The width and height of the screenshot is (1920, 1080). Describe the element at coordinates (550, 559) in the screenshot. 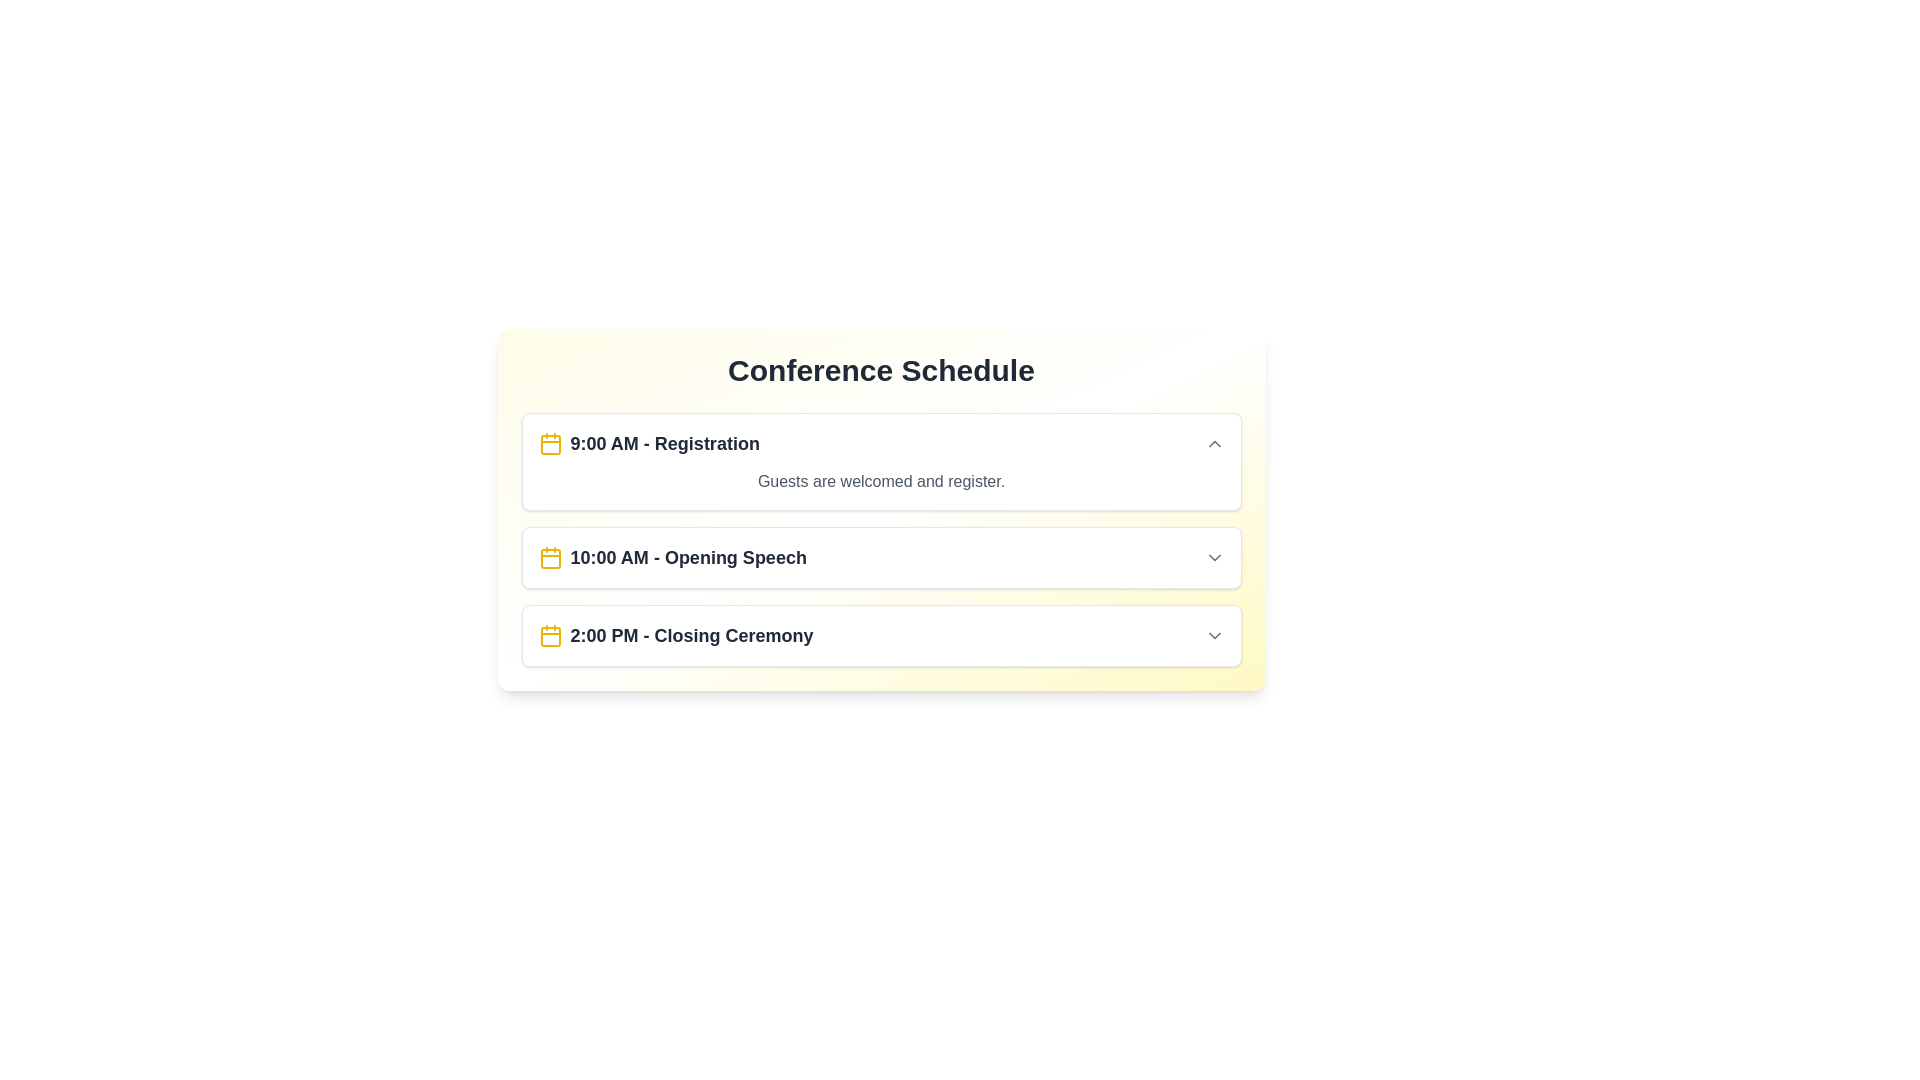

I see `the inner rectangle within the yellow calendar icon, which is located to the left of the text '9:00 AM – Registration' in the topmost entry of a vertical list` at that location.